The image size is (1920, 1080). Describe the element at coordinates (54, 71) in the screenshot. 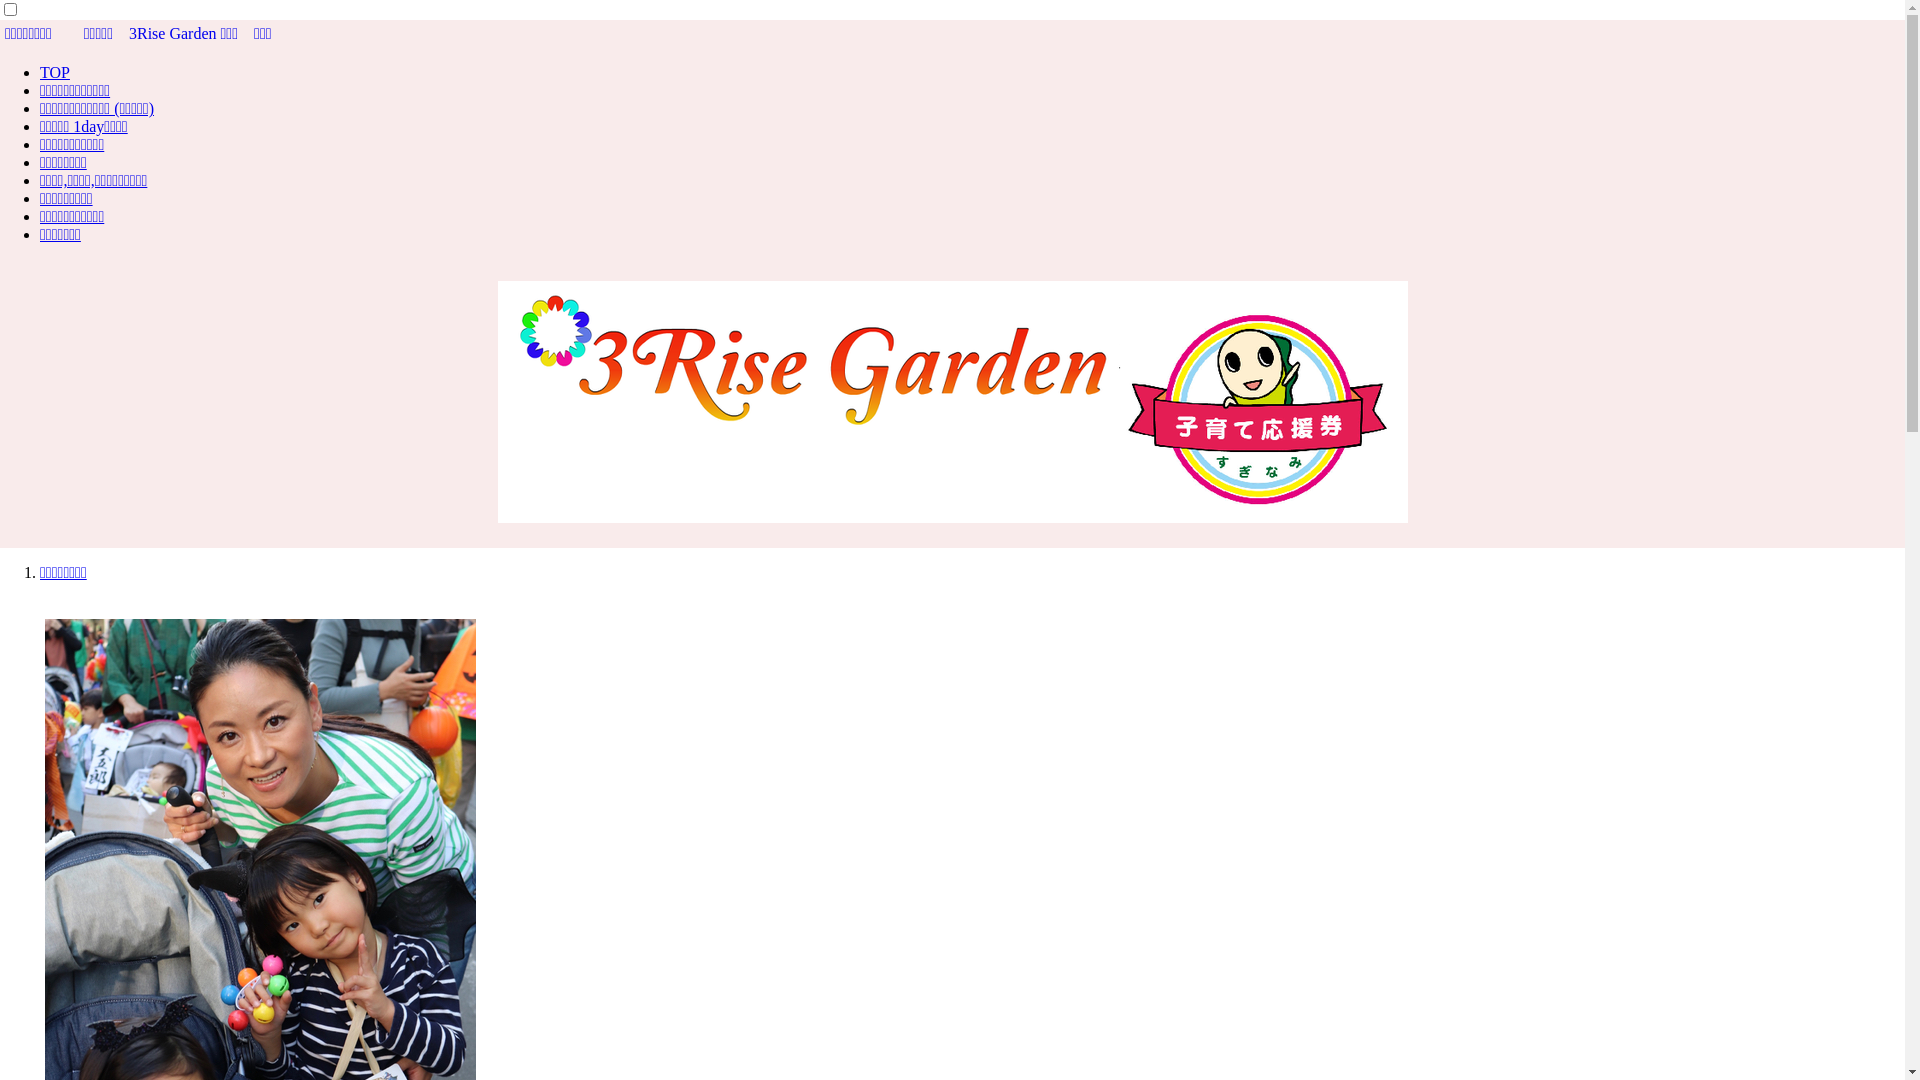

I see `'TOP'` at that location.